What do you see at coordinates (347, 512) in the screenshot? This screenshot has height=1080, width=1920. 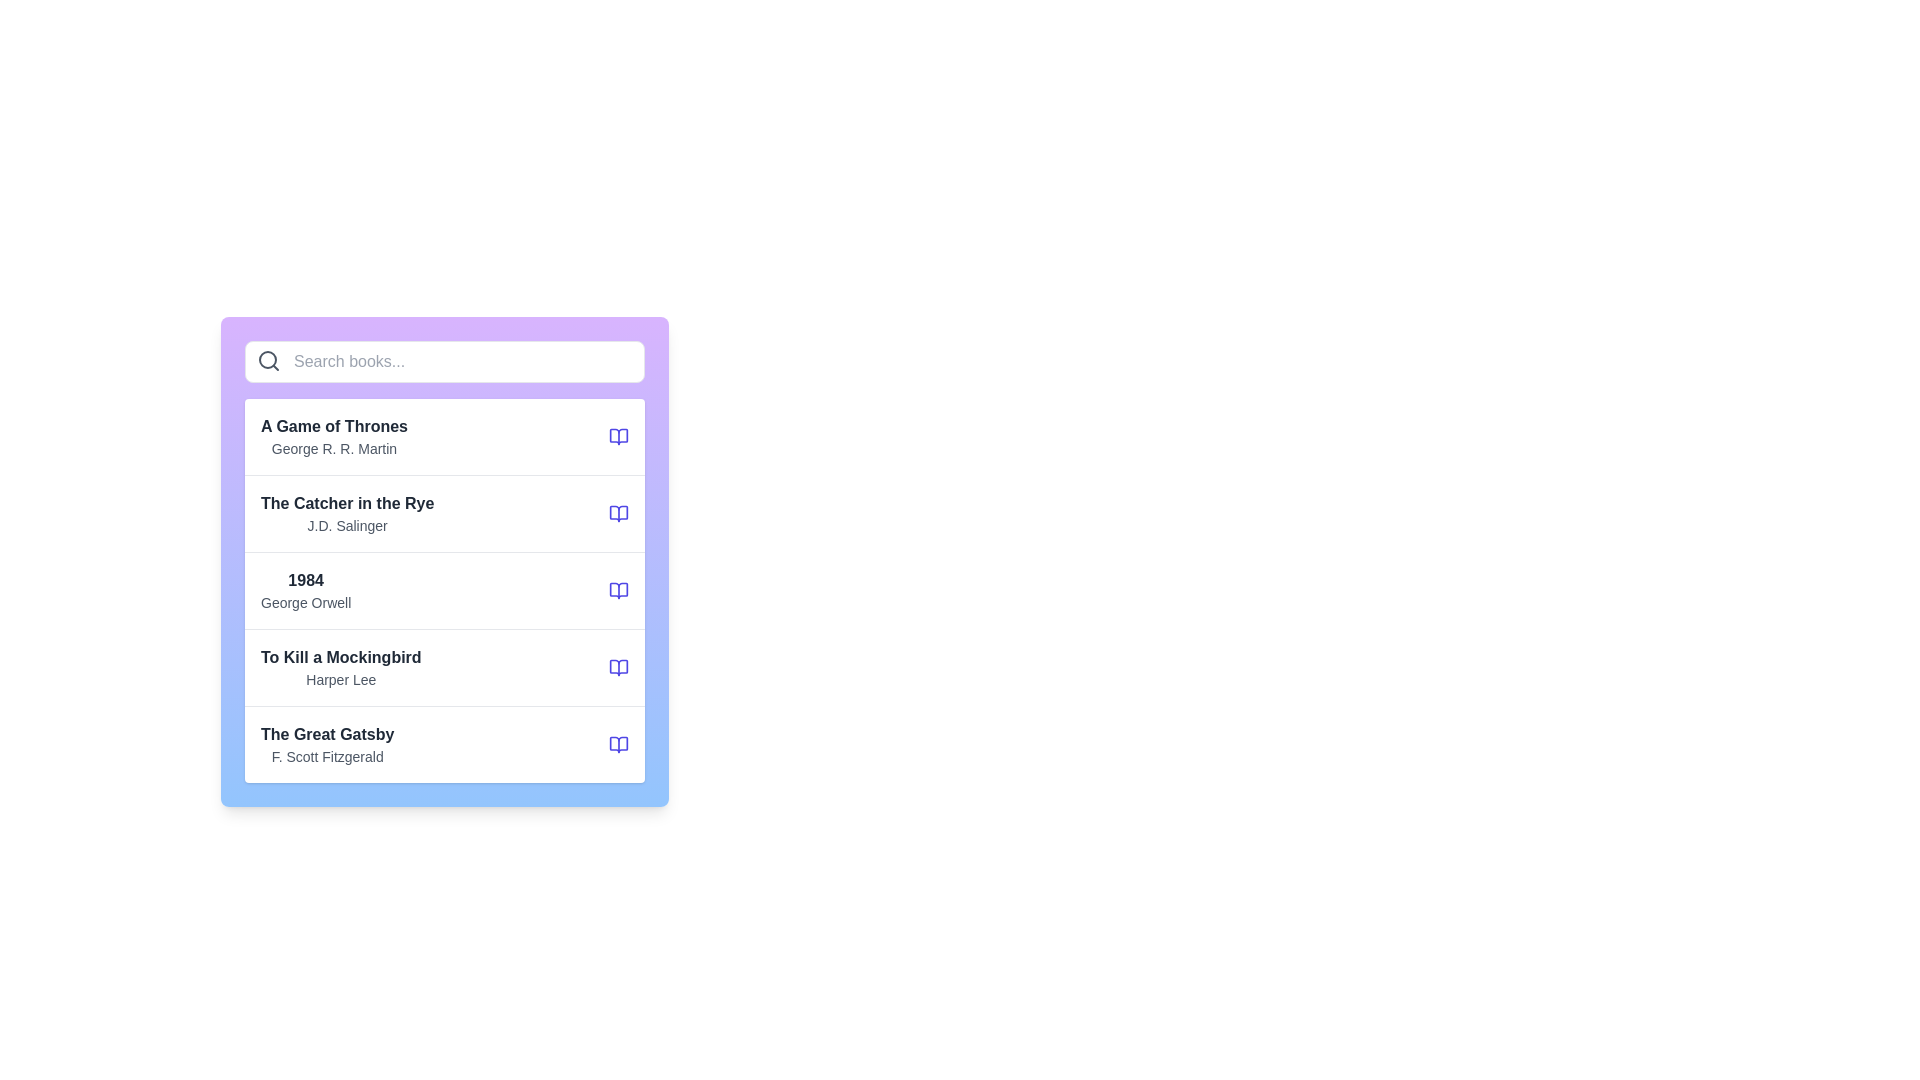 I see `the text entry 'The Catcher in the Rye' in the second row of the list` at bounding box center [347, 512].